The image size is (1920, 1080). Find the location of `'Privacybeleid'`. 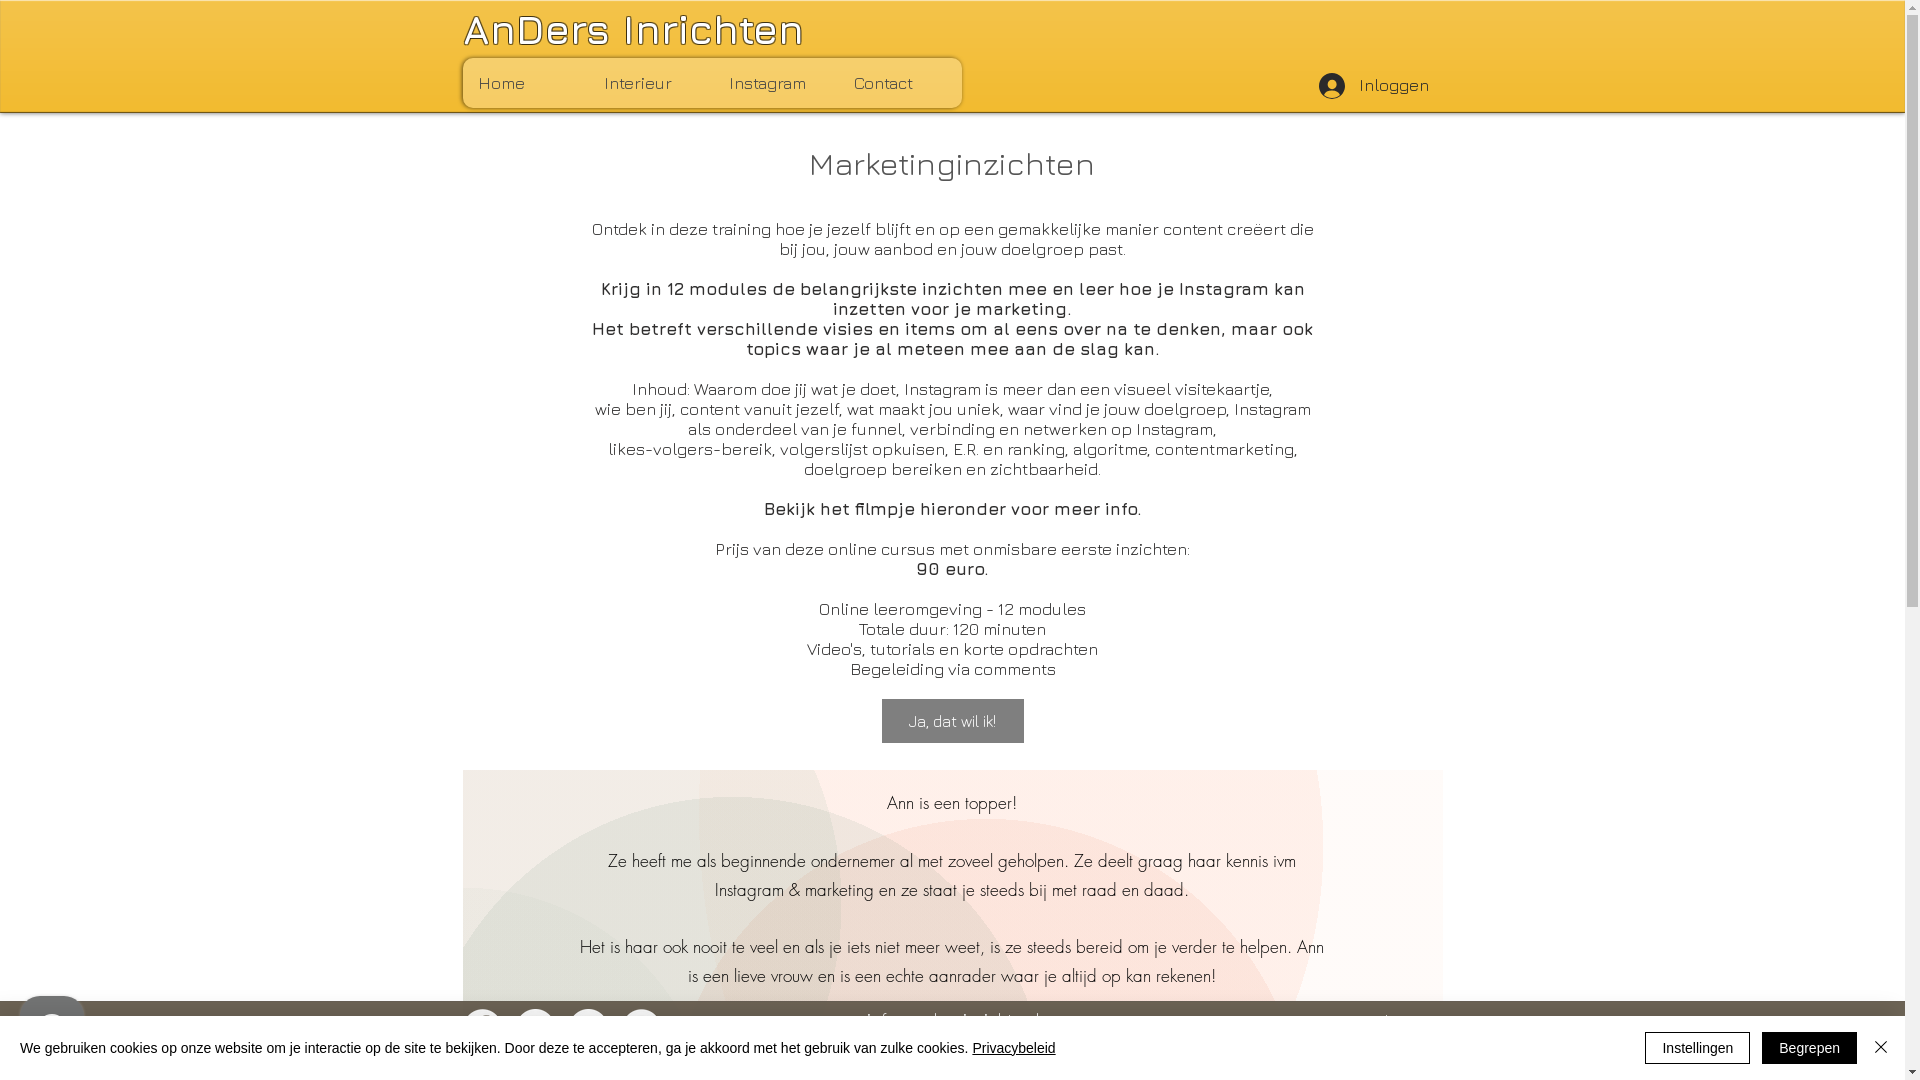

'Privacybeleid' is located at coordinates (1013, 1047).